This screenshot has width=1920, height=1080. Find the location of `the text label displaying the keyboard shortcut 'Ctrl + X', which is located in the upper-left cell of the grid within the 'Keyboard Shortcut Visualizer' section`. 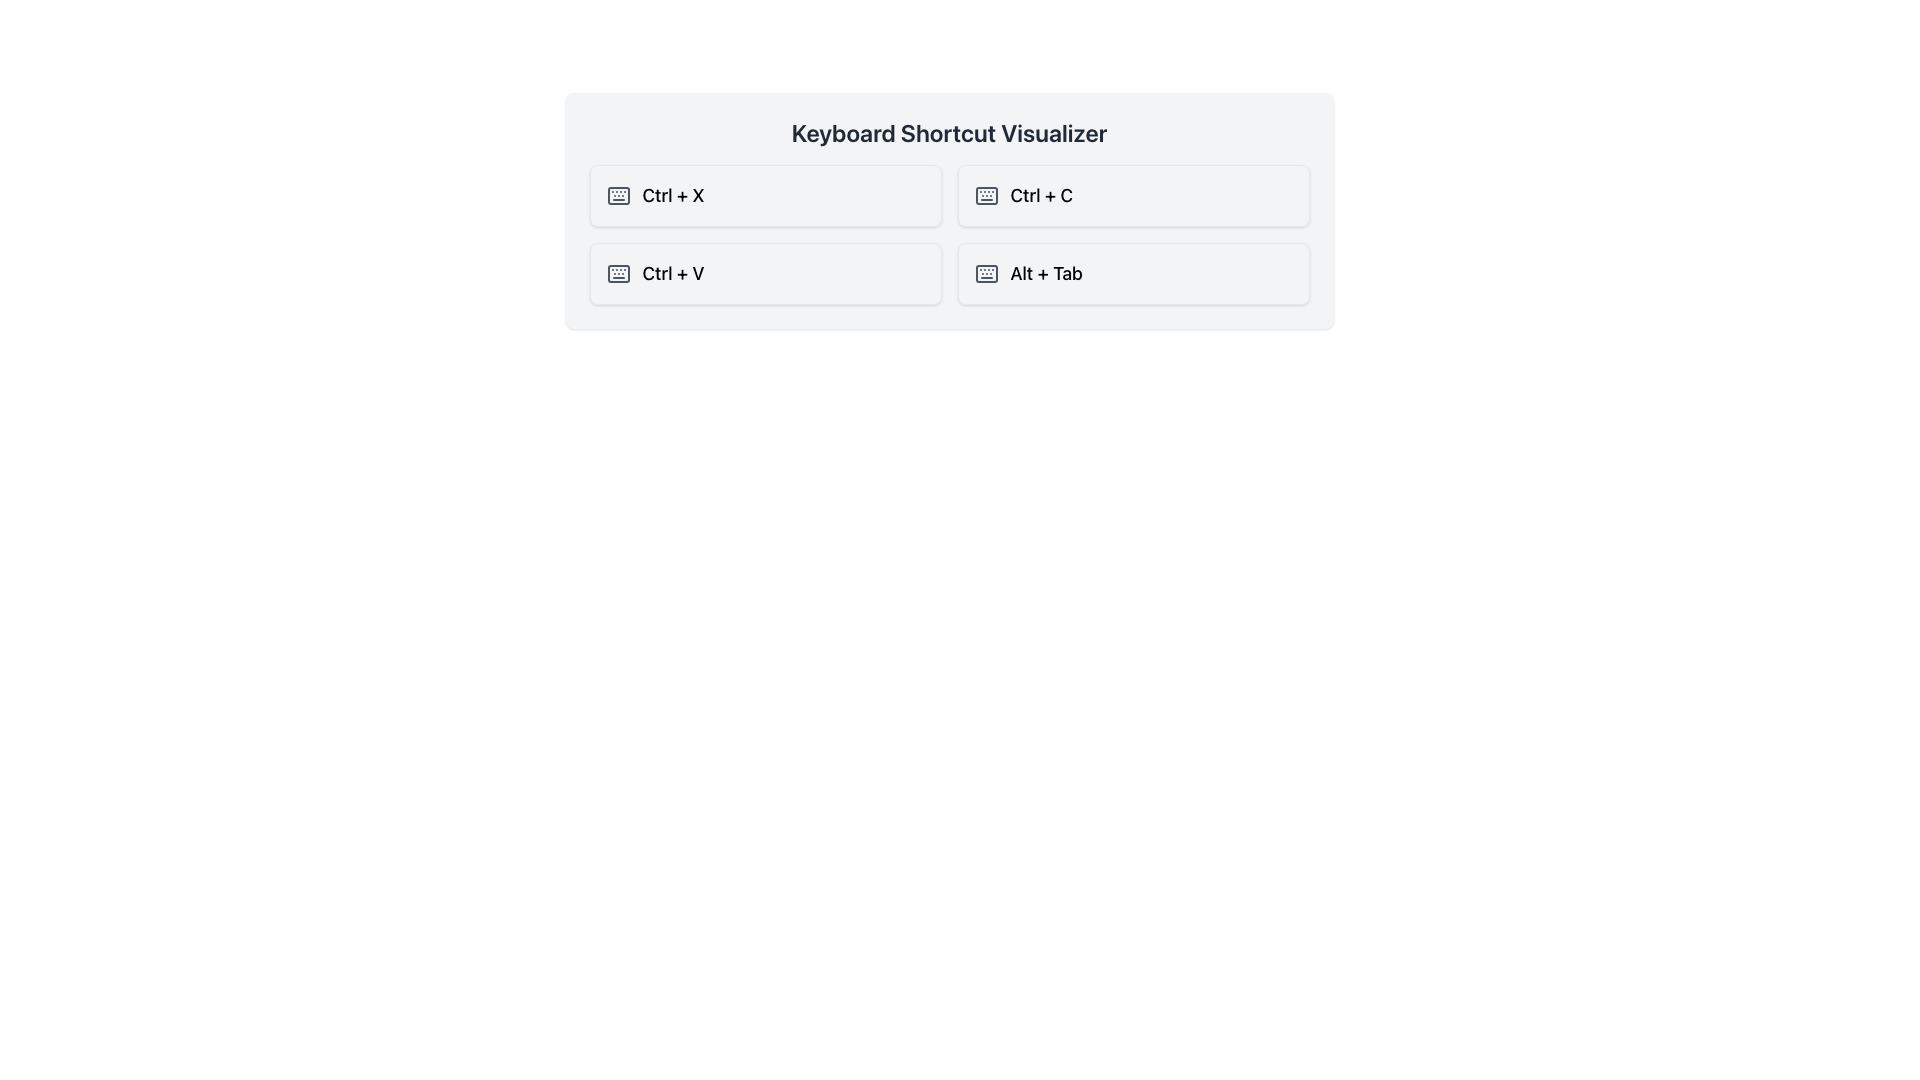

the text label displaying the keyboard shortcut 'Ctrl + X', which is located in the upper-left cell of the grid within the 'Keyboard Shortcut Visualizer' section is located at coordinates (673, 196).